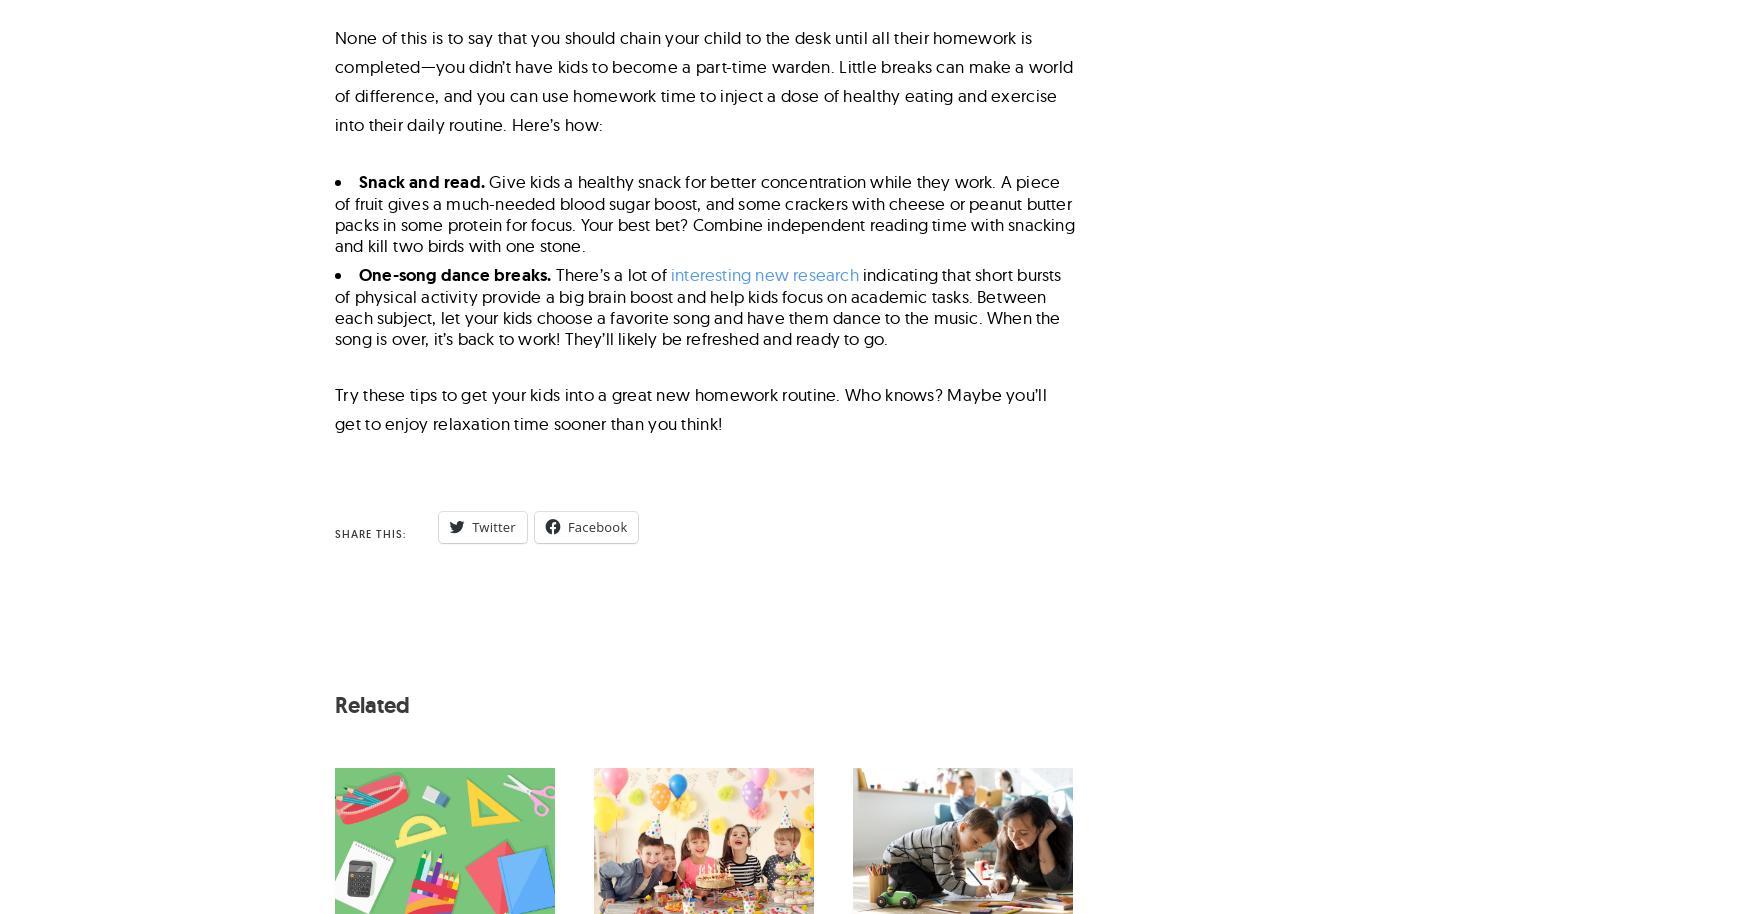  I want to click on 'Try these tips to get your kids into a great new homework routine. Who knows? Maybe you’ll get to enjoy relaxation time sooner than you think!', so click(691, 409).